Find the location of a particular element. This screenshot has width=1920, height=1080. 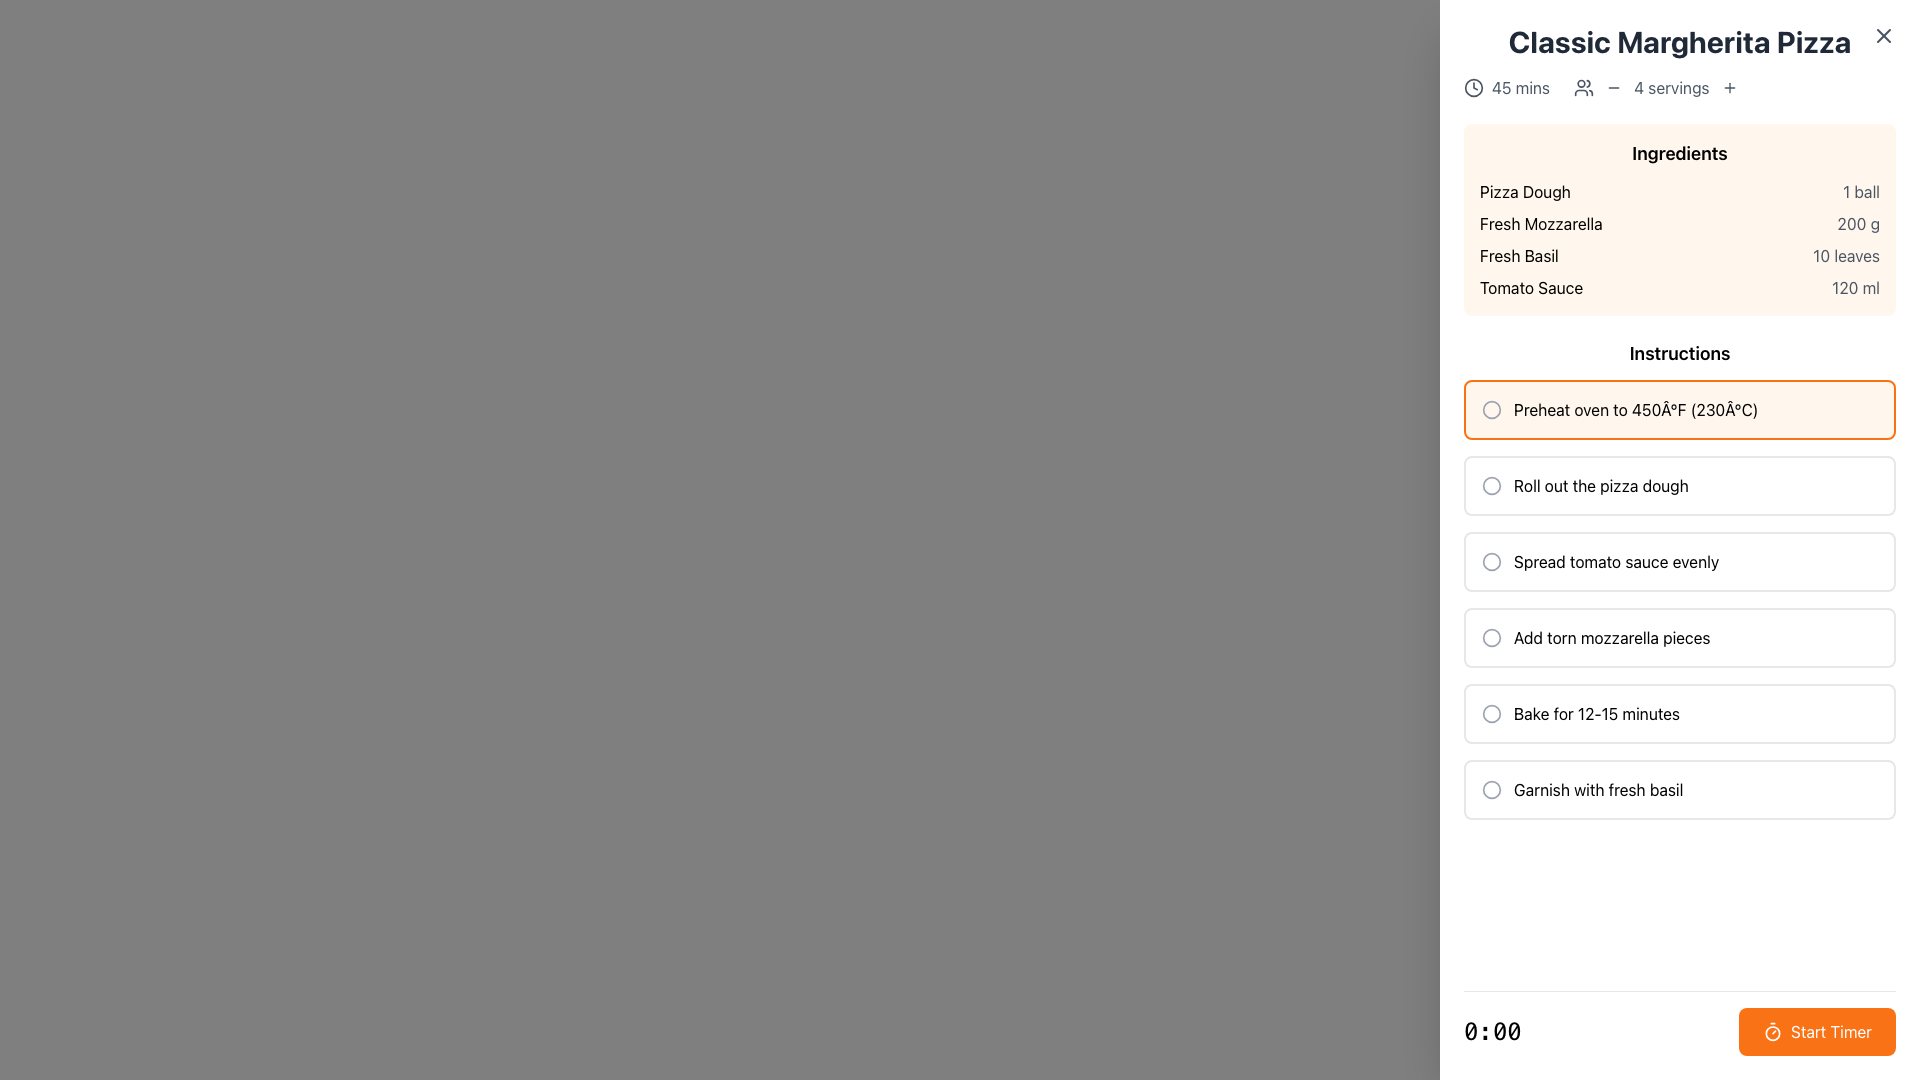

the small, circular button with a minus sign icon, located to the left of the '4 servings' label, to decrease the serving count is located at coordinates (1614, 87).